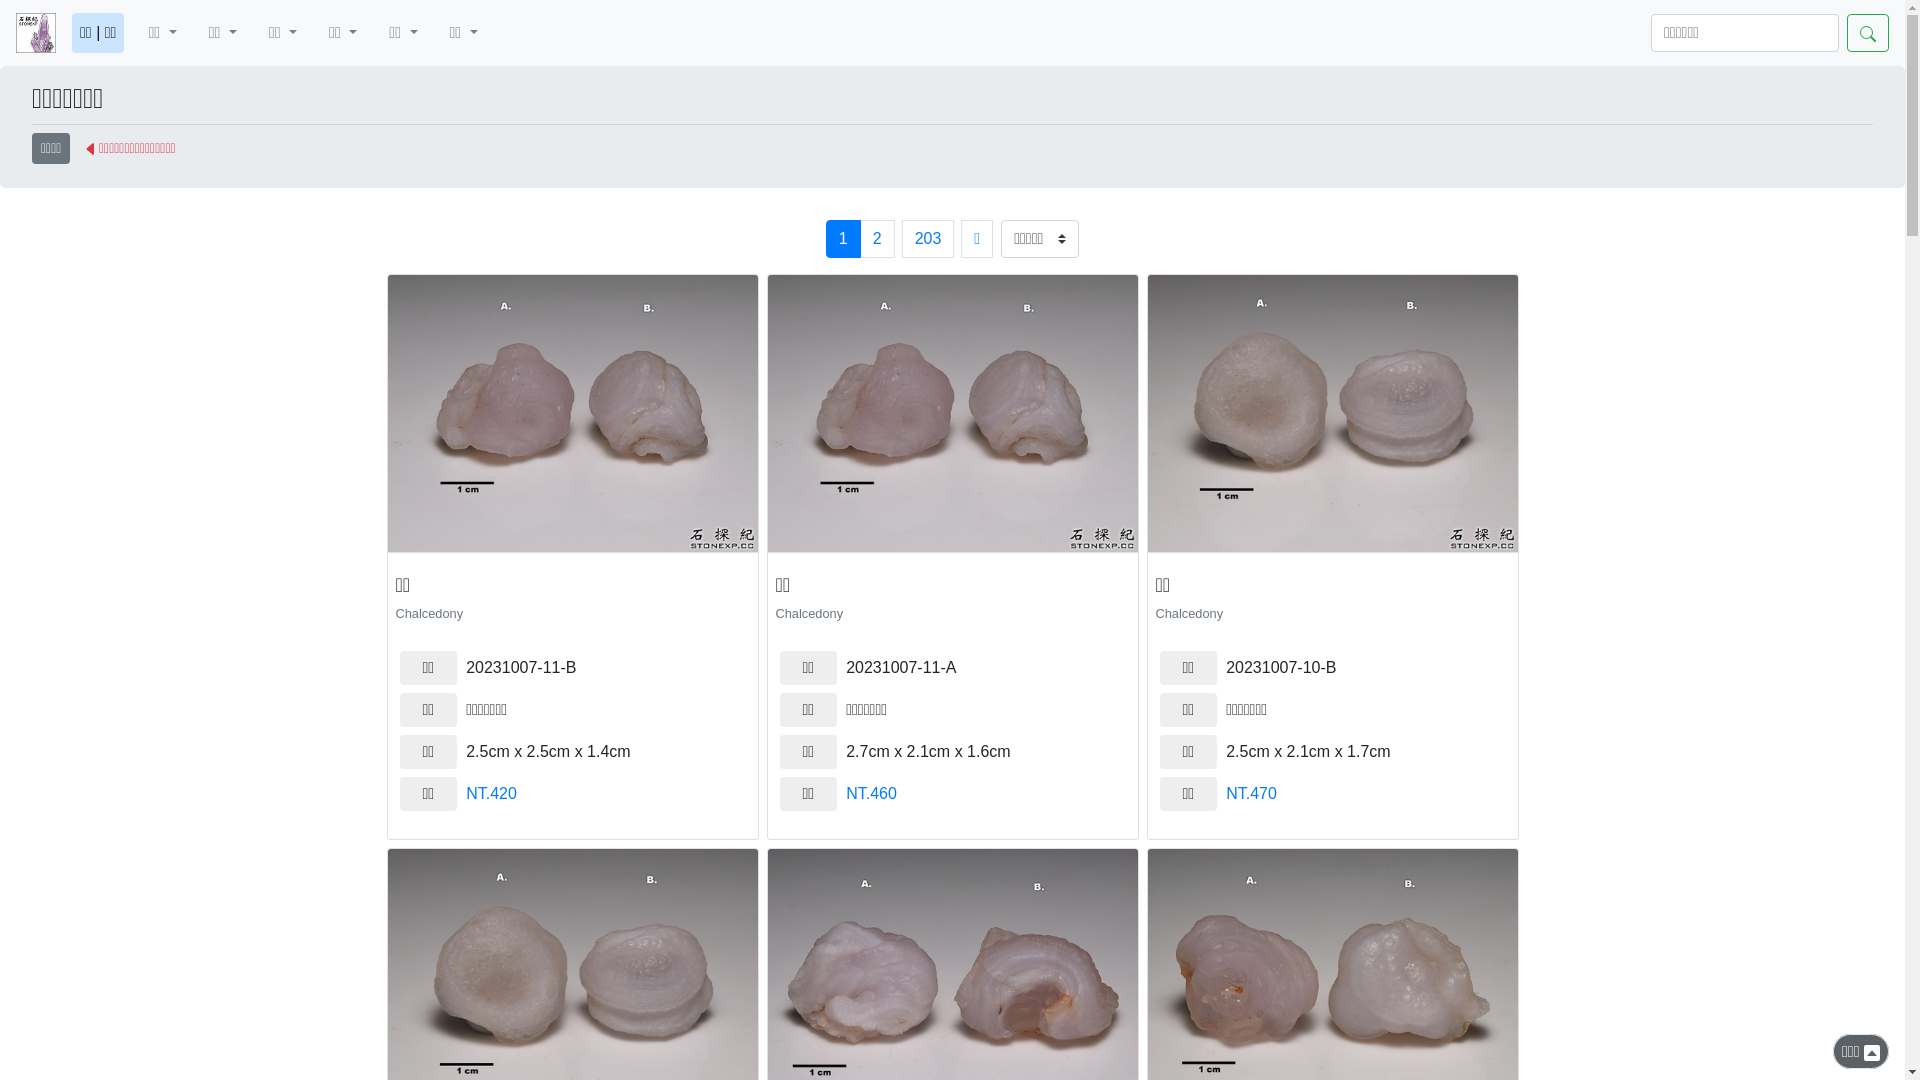 Image resolution: width=1920 pixels, height=1080 pixels. I want to click on '2', so click(877, 238).